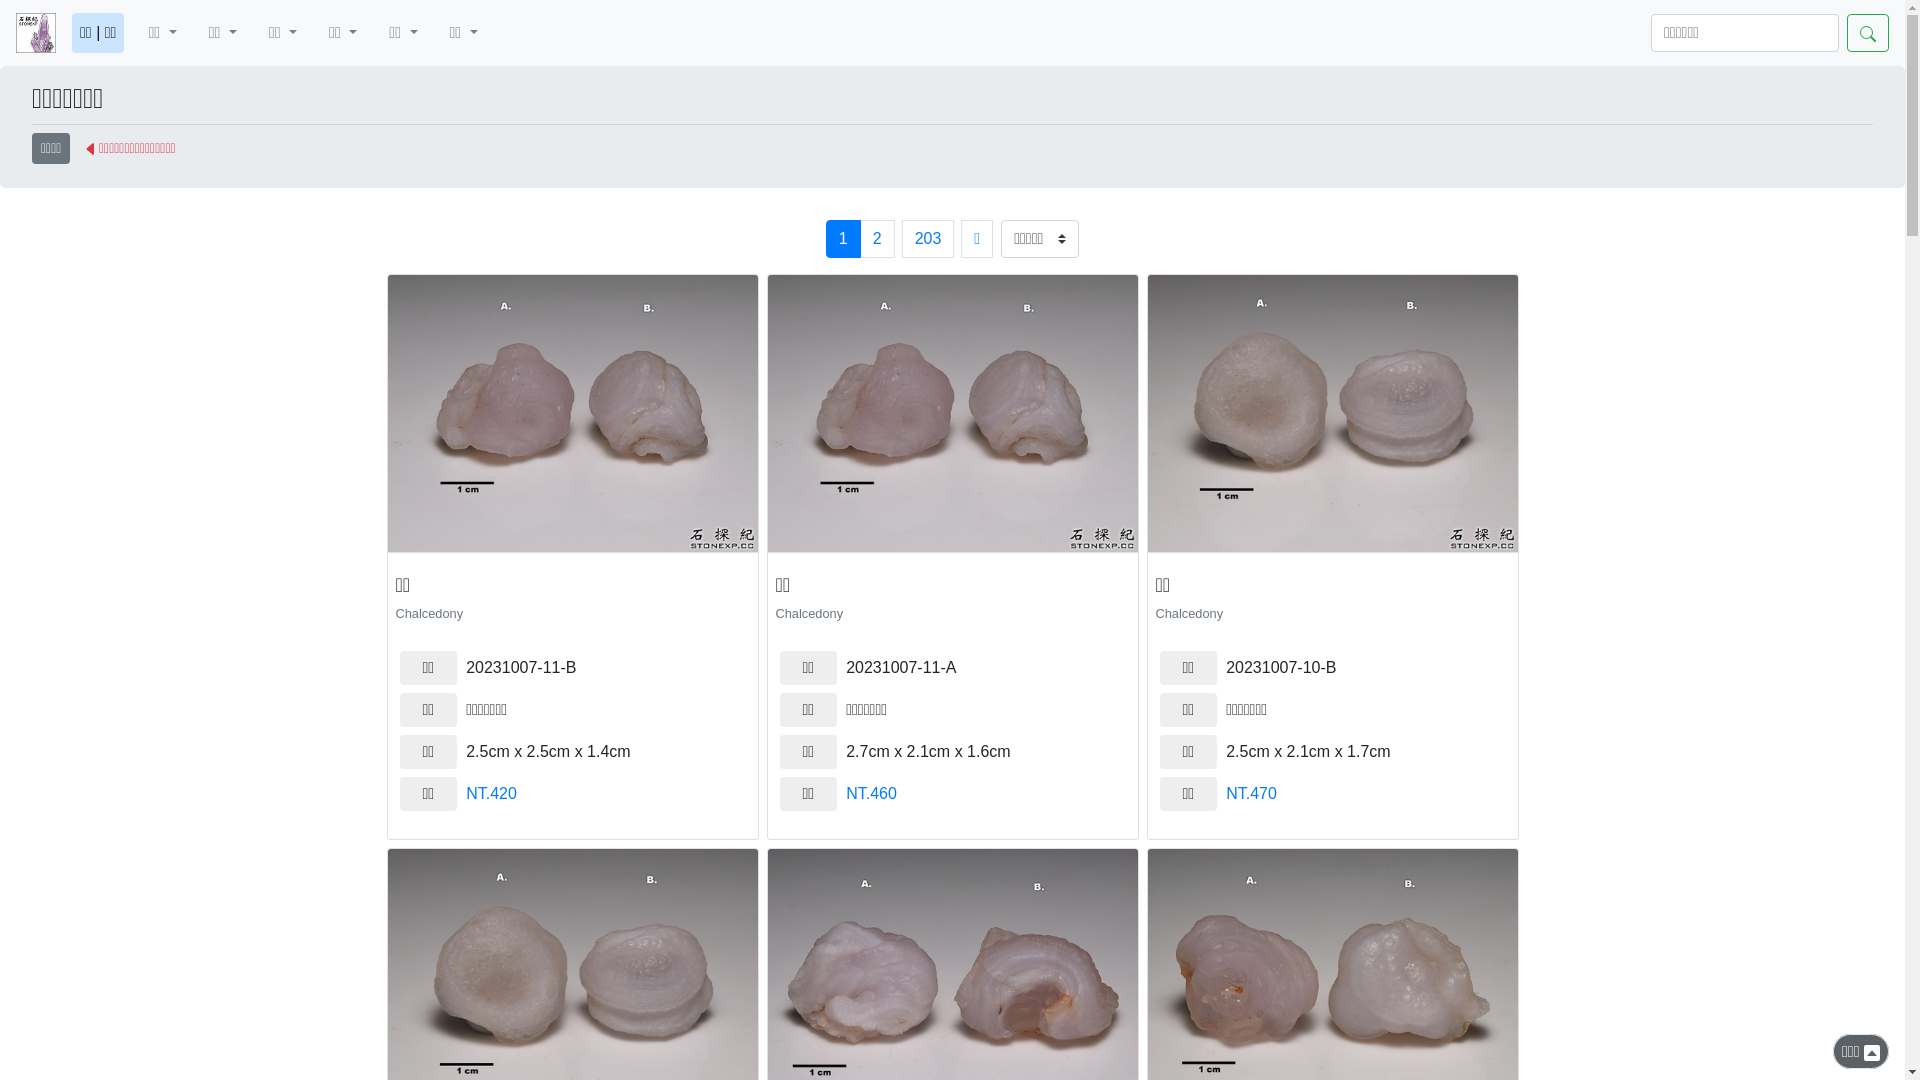 Image resolution: width=1920 pixels, height=1080 pixels. I want to click on '2', so click(877, 238).